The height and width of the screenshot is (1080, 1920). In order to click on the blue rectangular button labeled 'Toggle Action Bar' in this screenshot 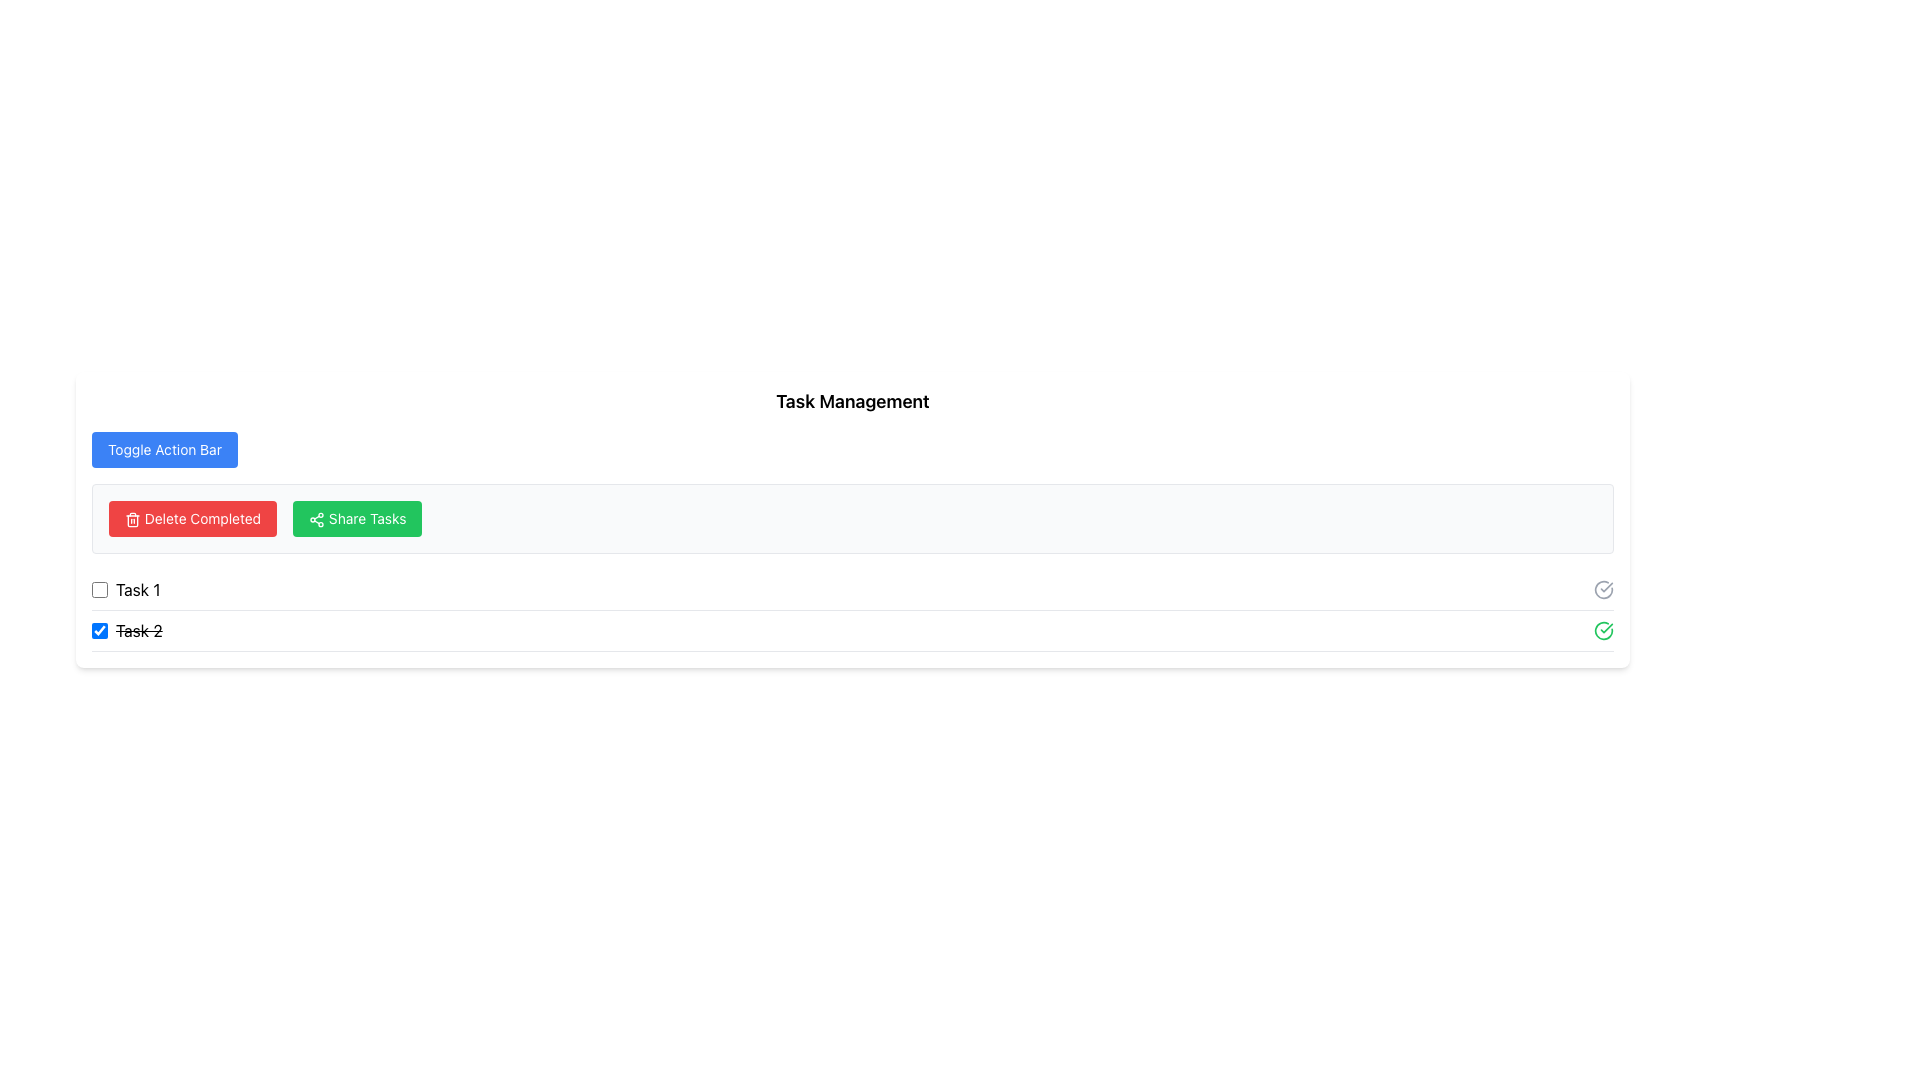, I will do `click(164, 450)`.